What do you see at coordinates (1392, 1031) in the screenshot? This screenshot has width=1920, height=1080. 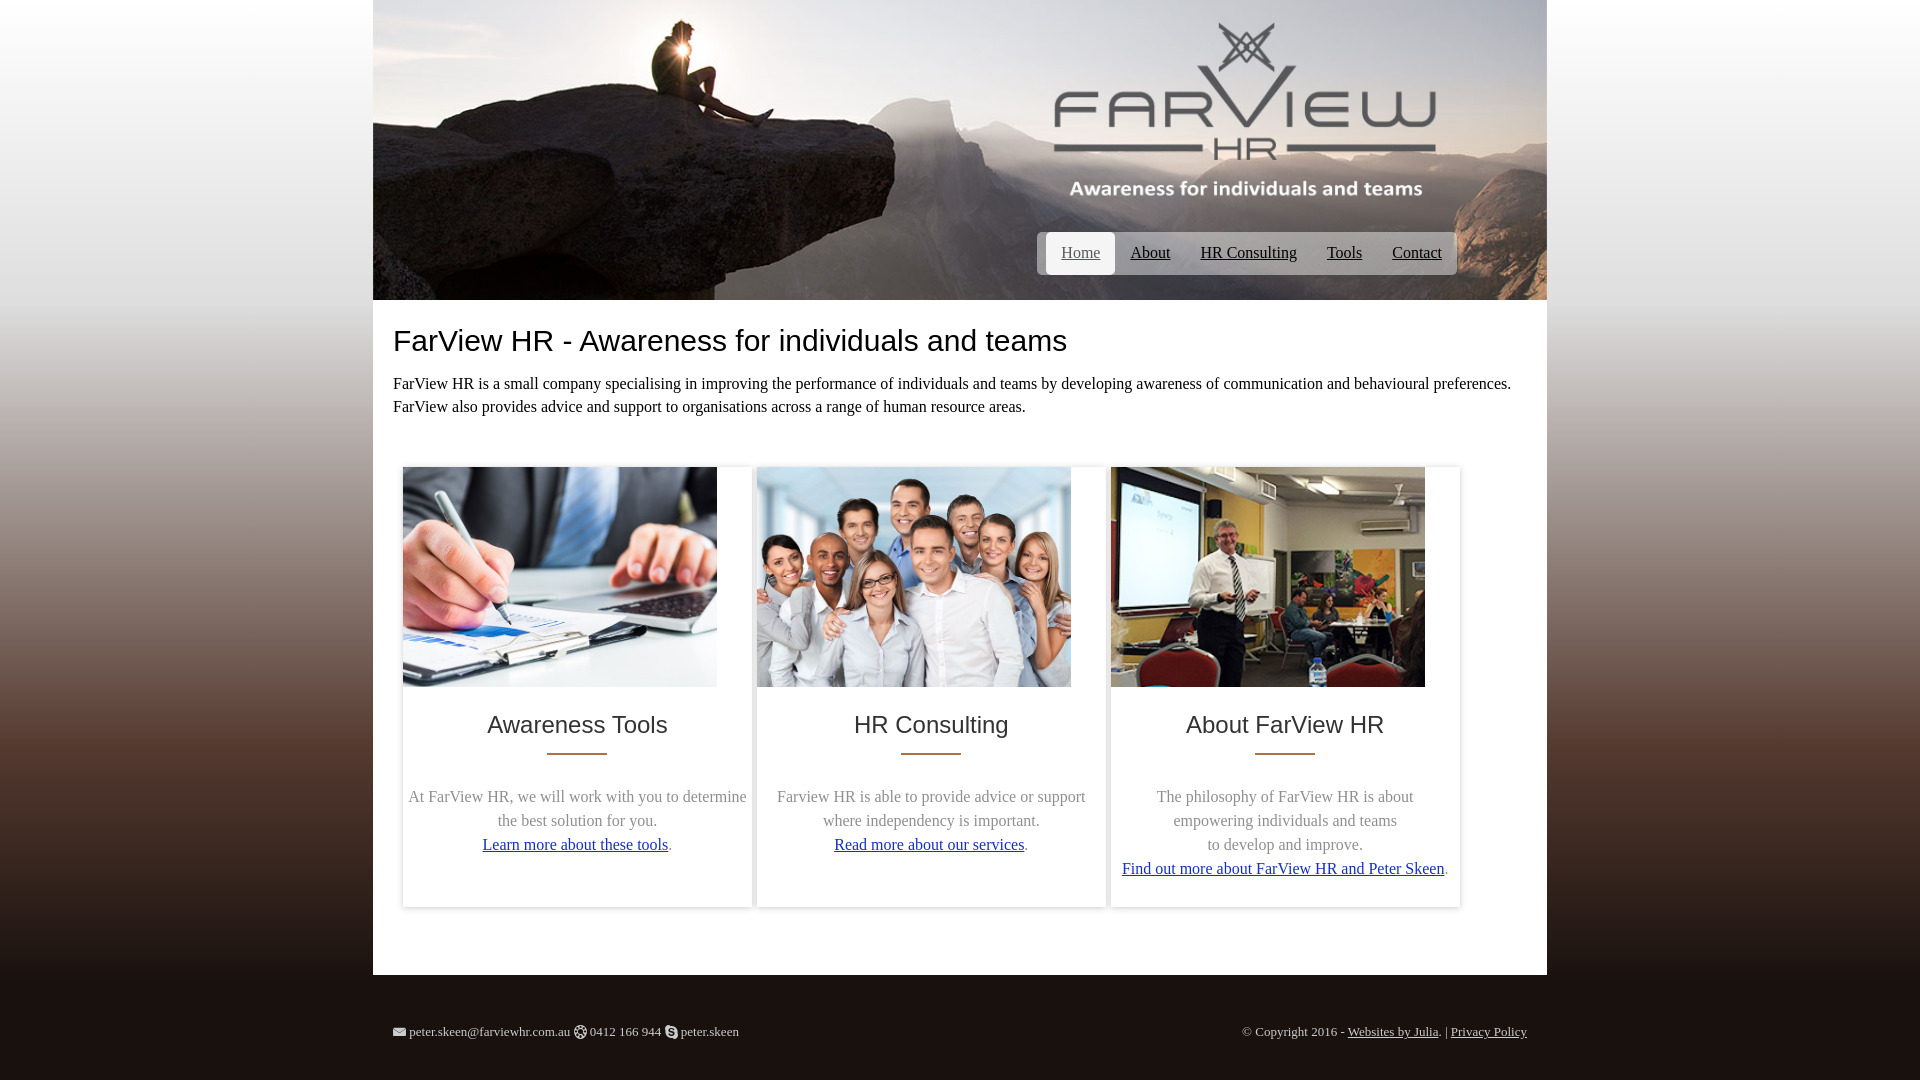 I see `'Websites by Julia'` at bounding box center [1392, 1031].